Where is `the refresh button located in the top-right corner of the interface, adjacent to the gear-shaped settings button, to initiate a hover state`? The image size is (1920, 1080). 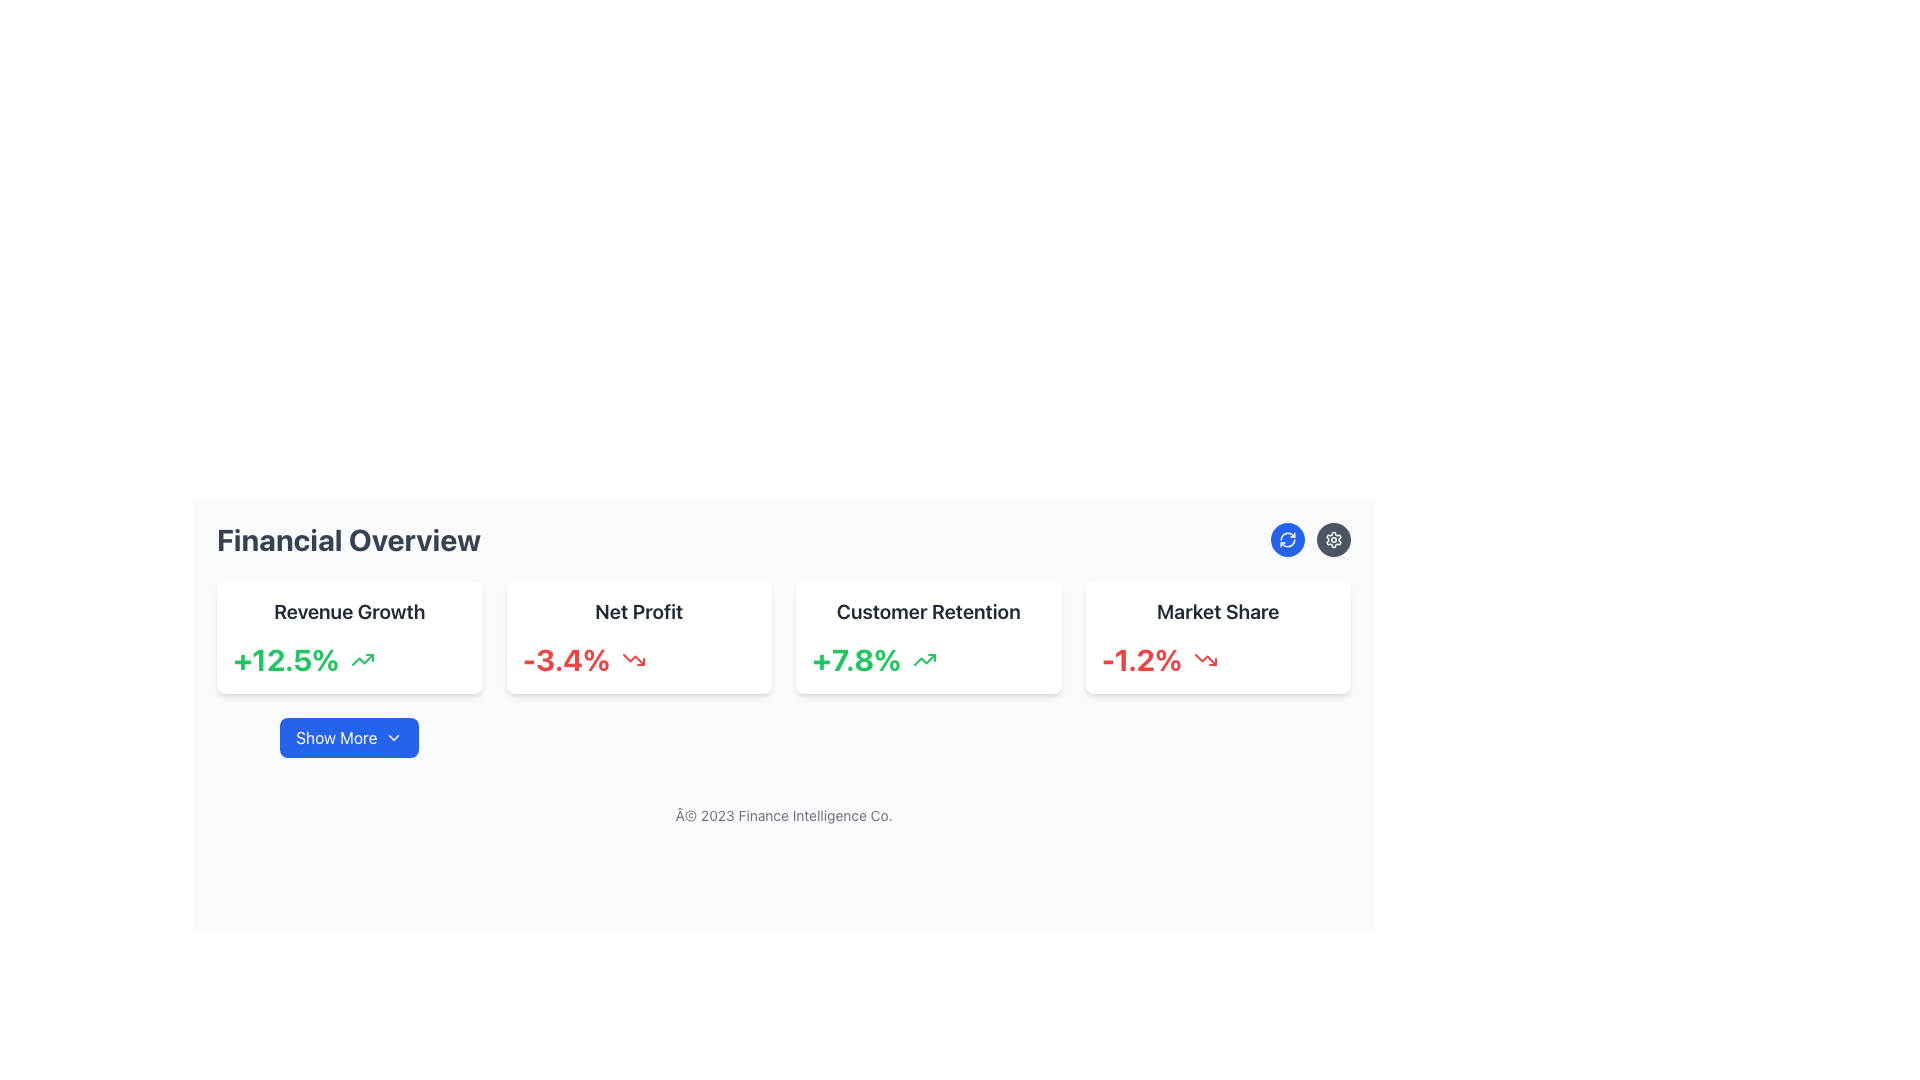 the refresh button located in the top-right corner of the interface, adjacent to the gear-shaped settings button, to initiate a hover state is located at coordinates (1287, 540).